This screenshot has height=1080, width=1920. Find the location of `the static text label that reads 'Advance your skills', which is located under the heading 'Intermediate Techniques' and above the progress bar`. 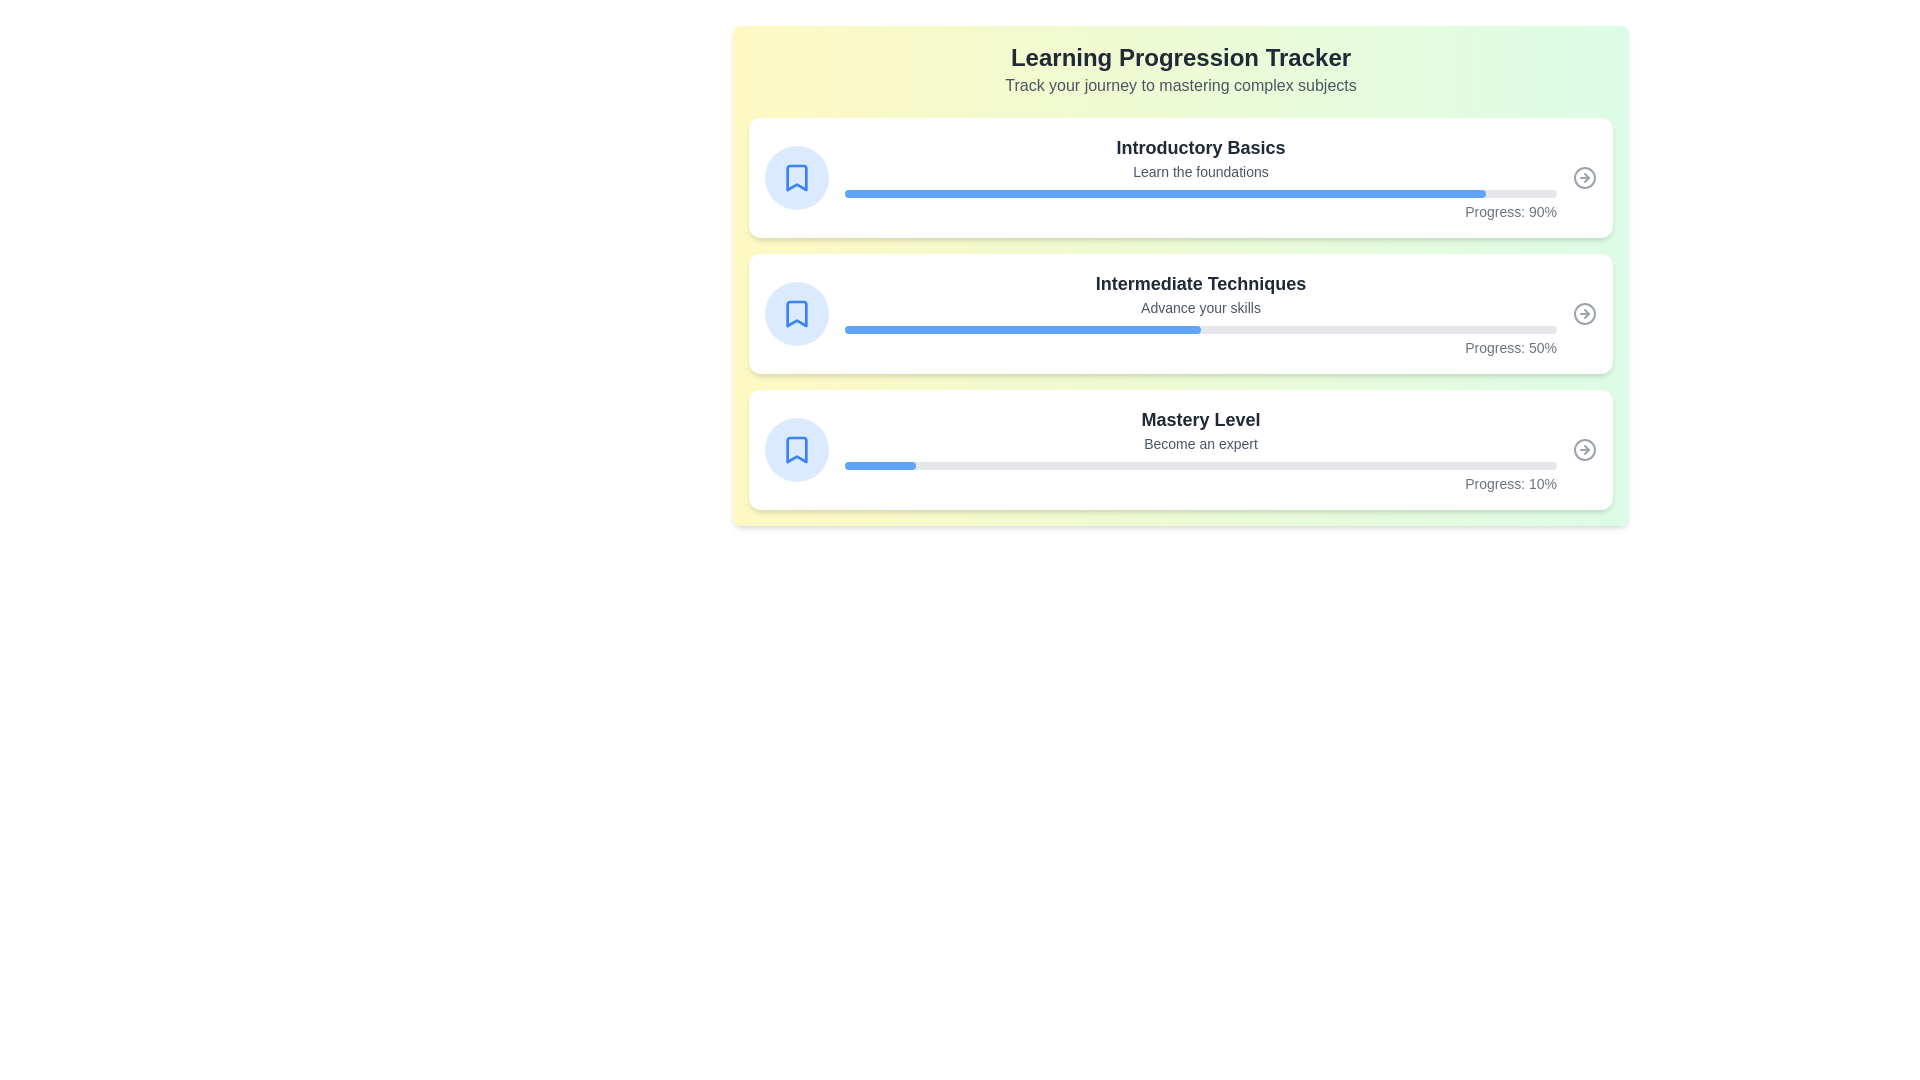

the static text label that reads 'Advance your skills', which is located under the heading 'Intermediate Techniques' and above the progress bar is located at coordinates (1200, 308).